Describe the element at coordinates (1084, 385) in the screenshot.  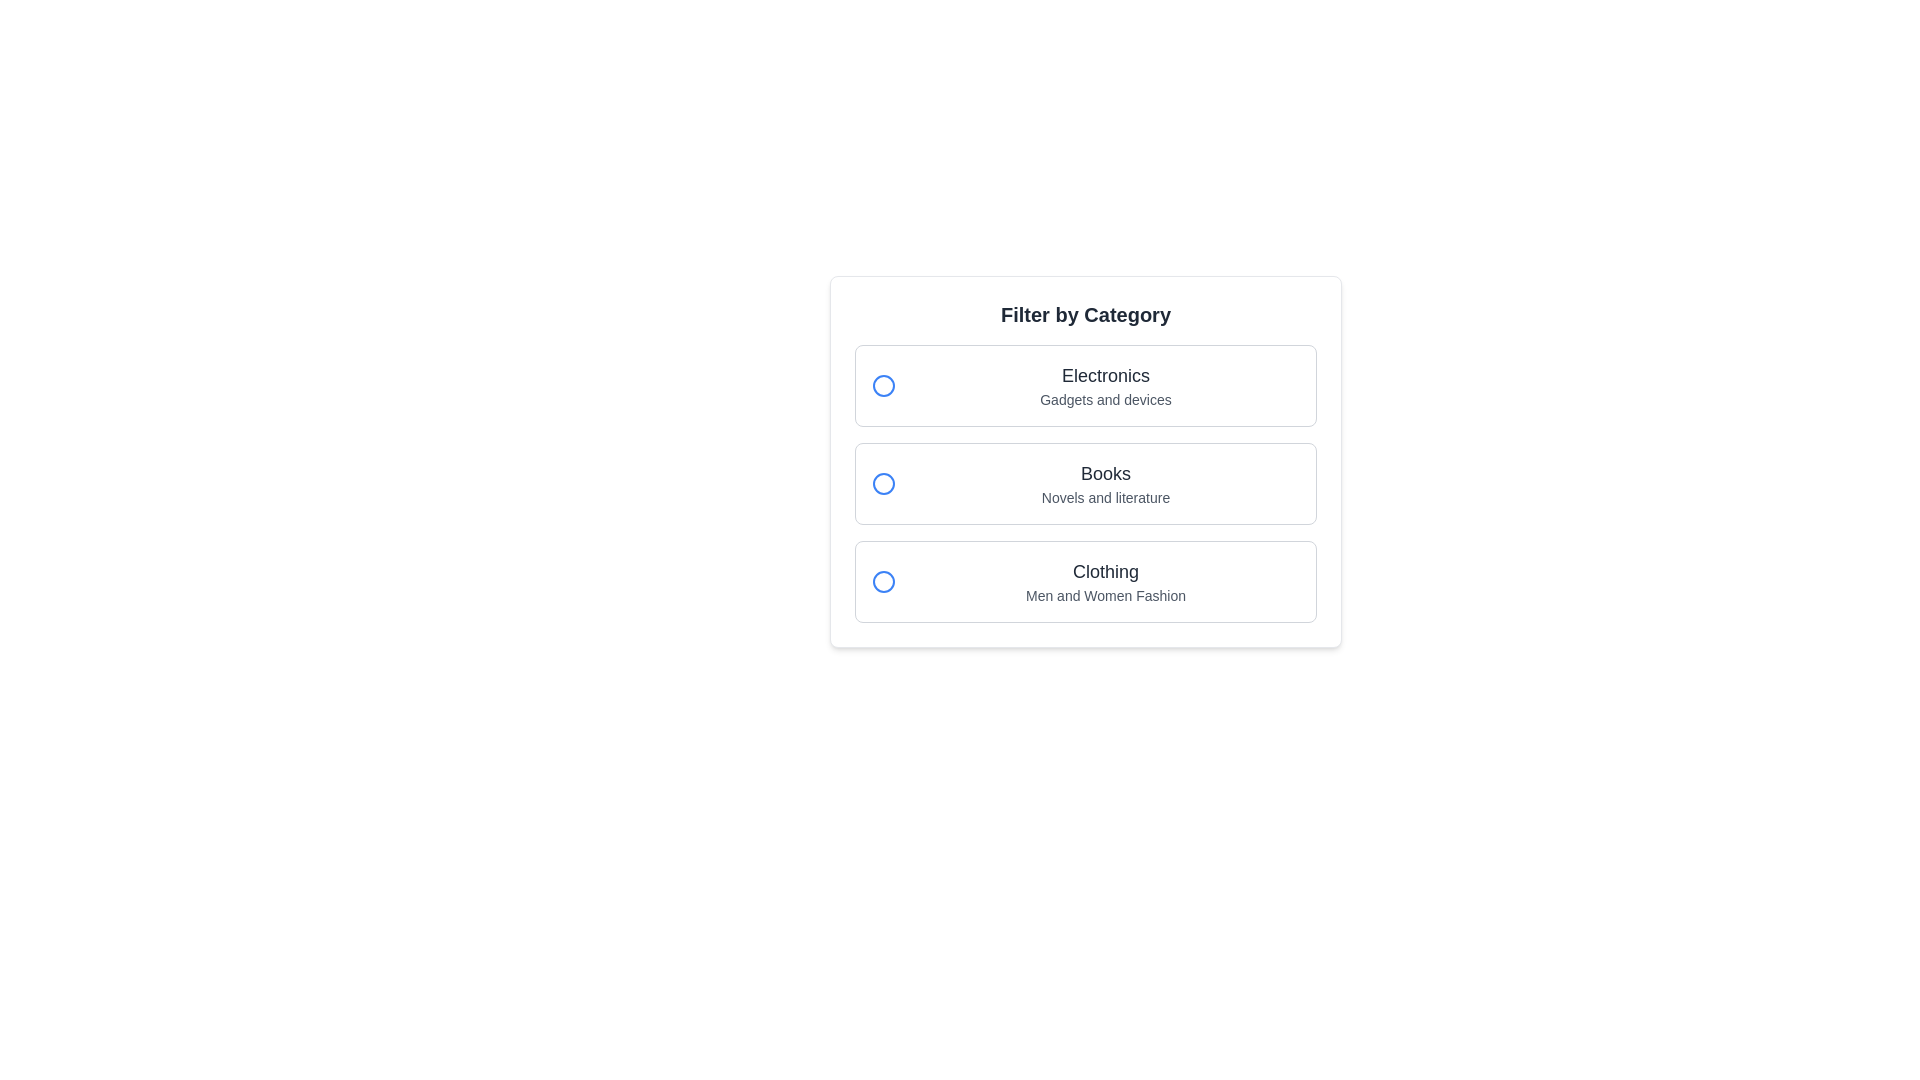
I see `the first selectable filter option for the category 'Electronics'` at that location.